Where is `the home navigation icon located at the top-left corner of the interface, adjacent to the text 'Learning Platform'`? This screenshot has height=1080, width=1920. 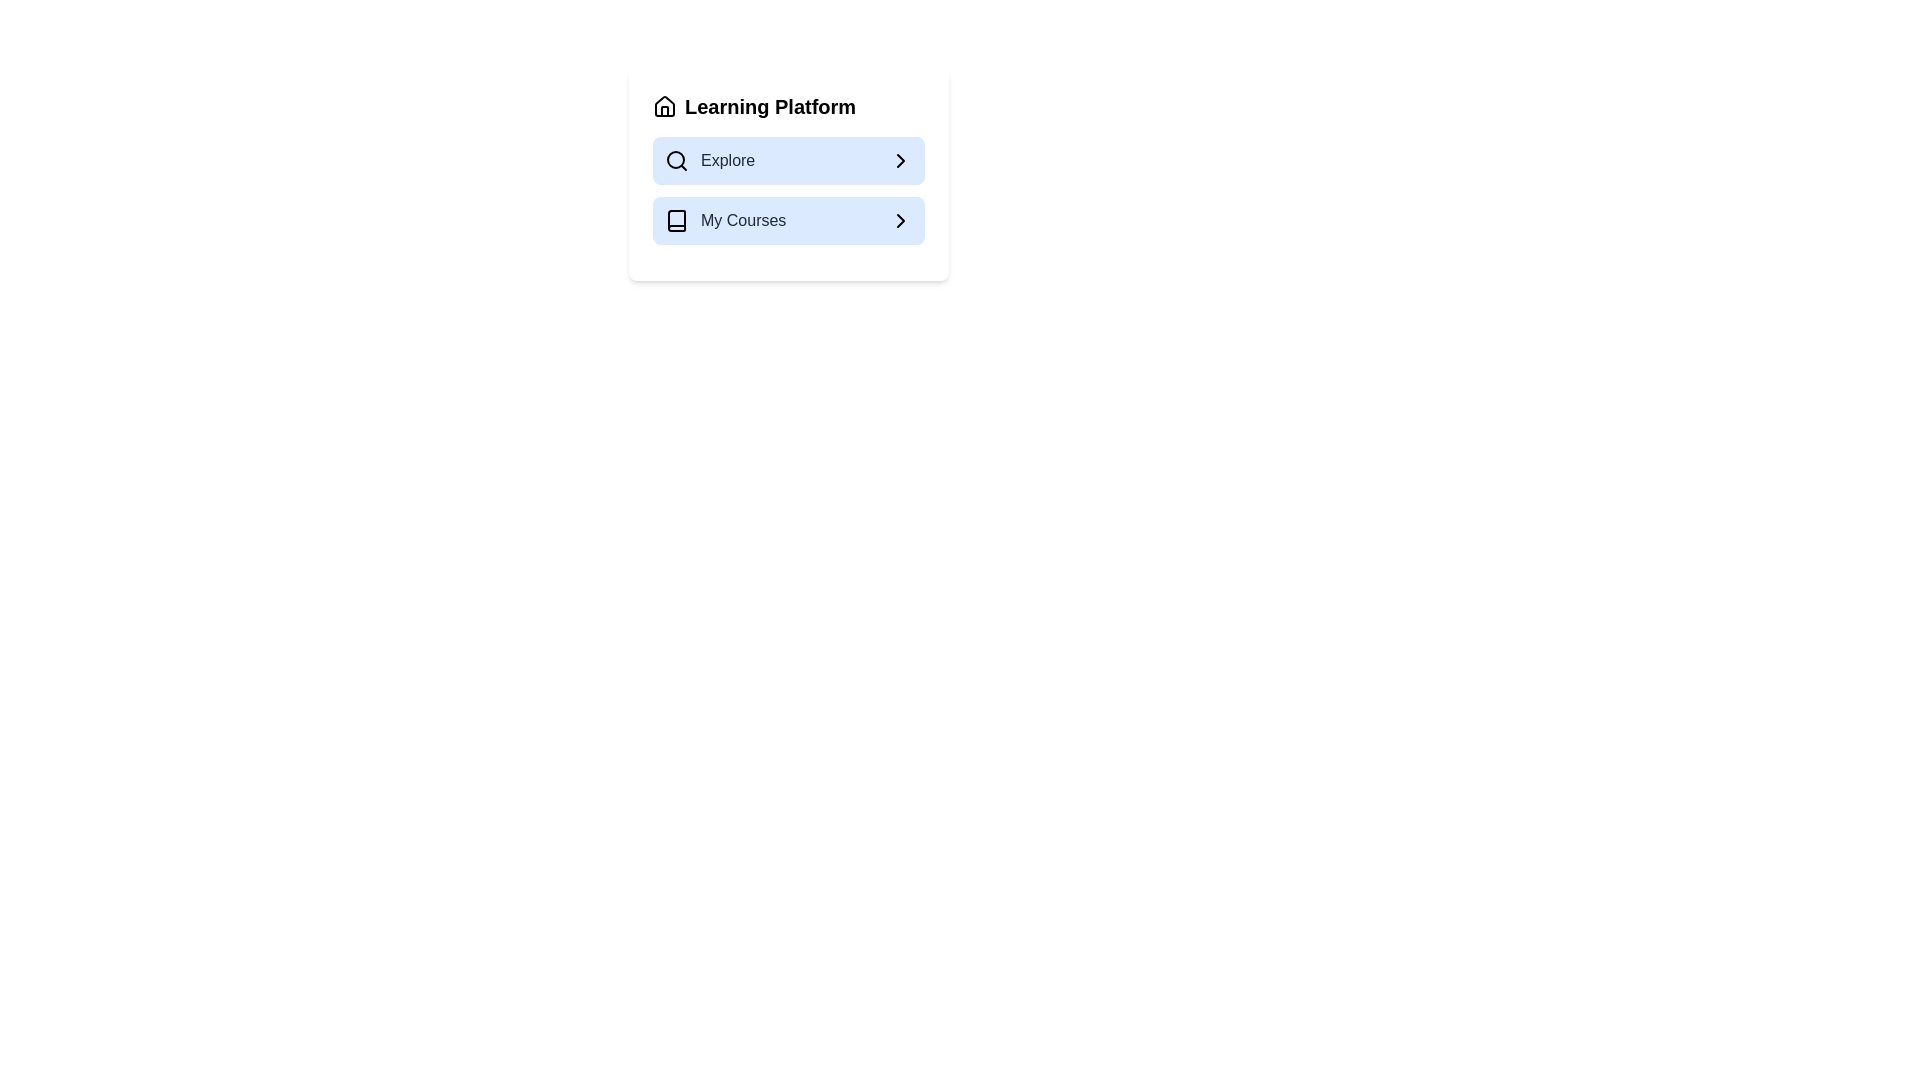 the home navigation icon located at the top-left corner of the interface, adjacent to the text 'Learning Platform' is located at coordinates (665, 107).